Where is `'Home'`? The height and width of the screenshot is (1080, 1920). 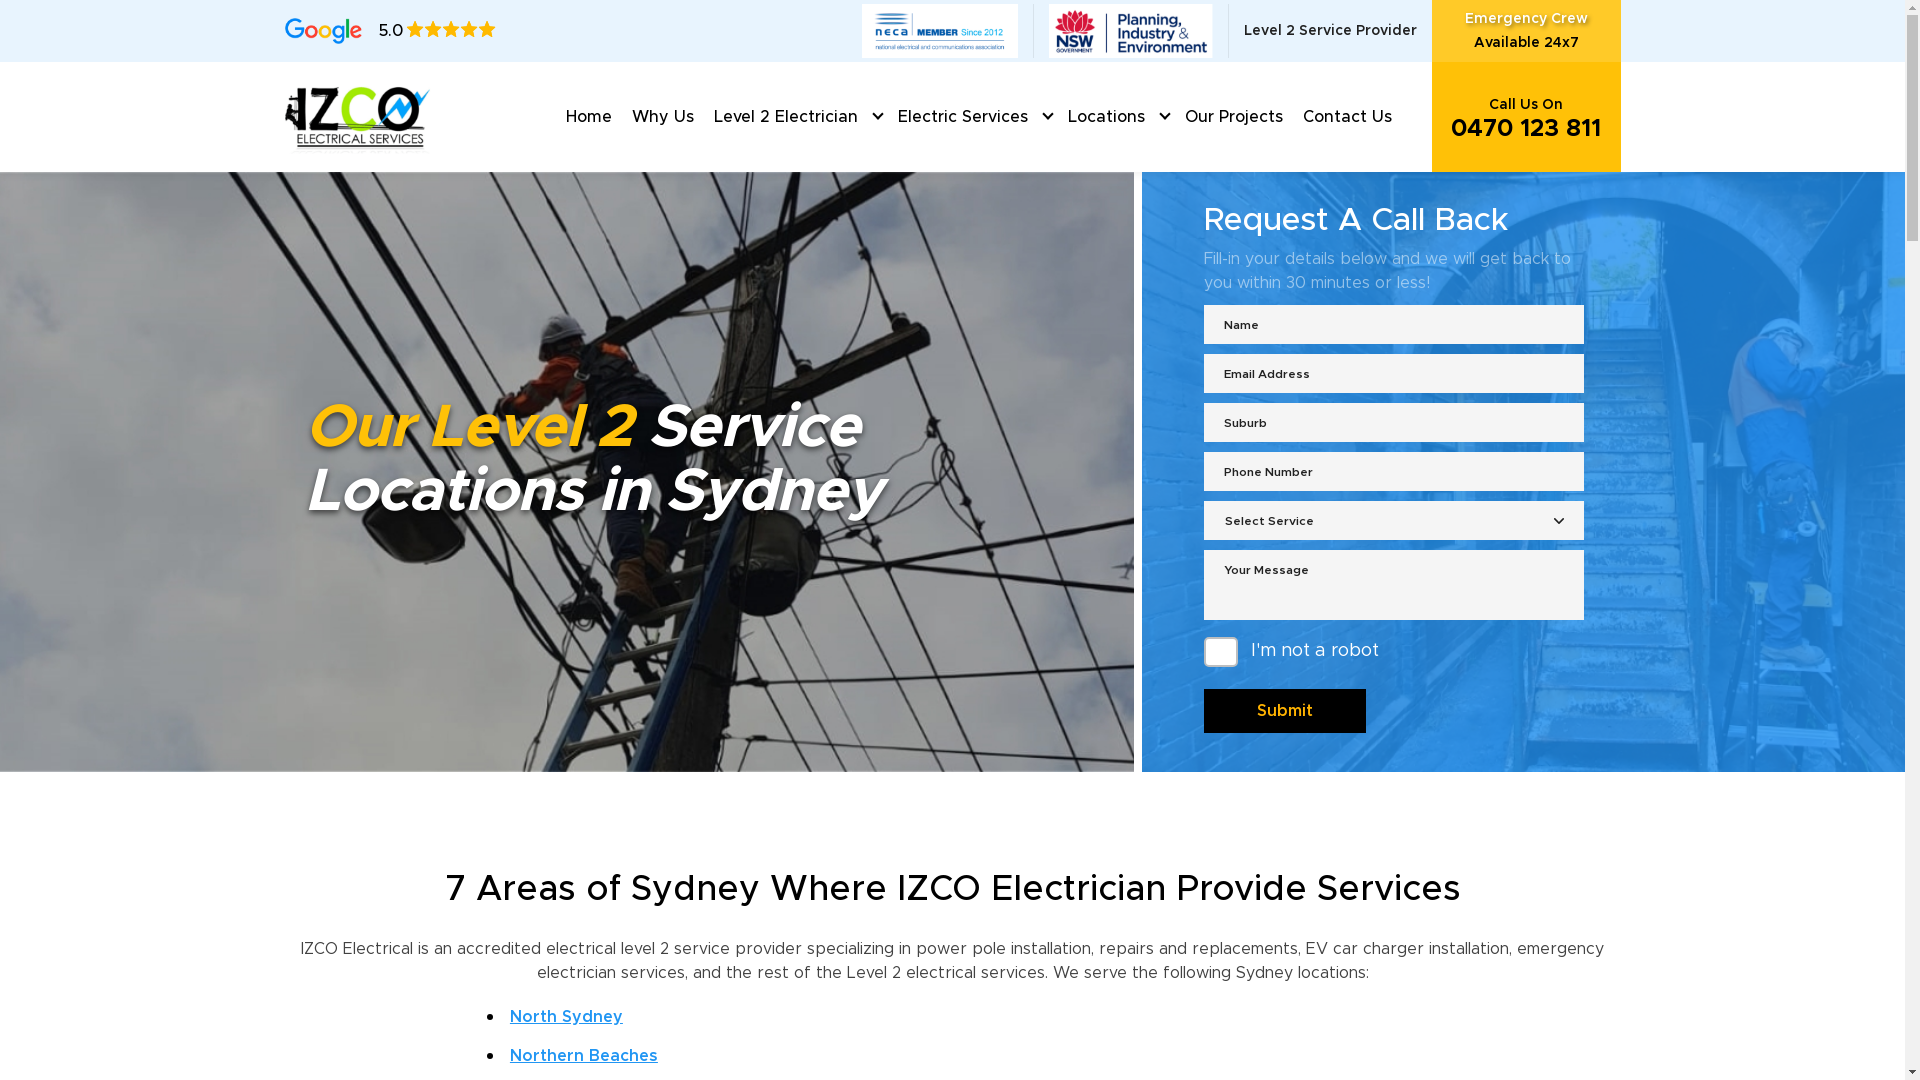
'Home' is located at coordinates (588, 116).